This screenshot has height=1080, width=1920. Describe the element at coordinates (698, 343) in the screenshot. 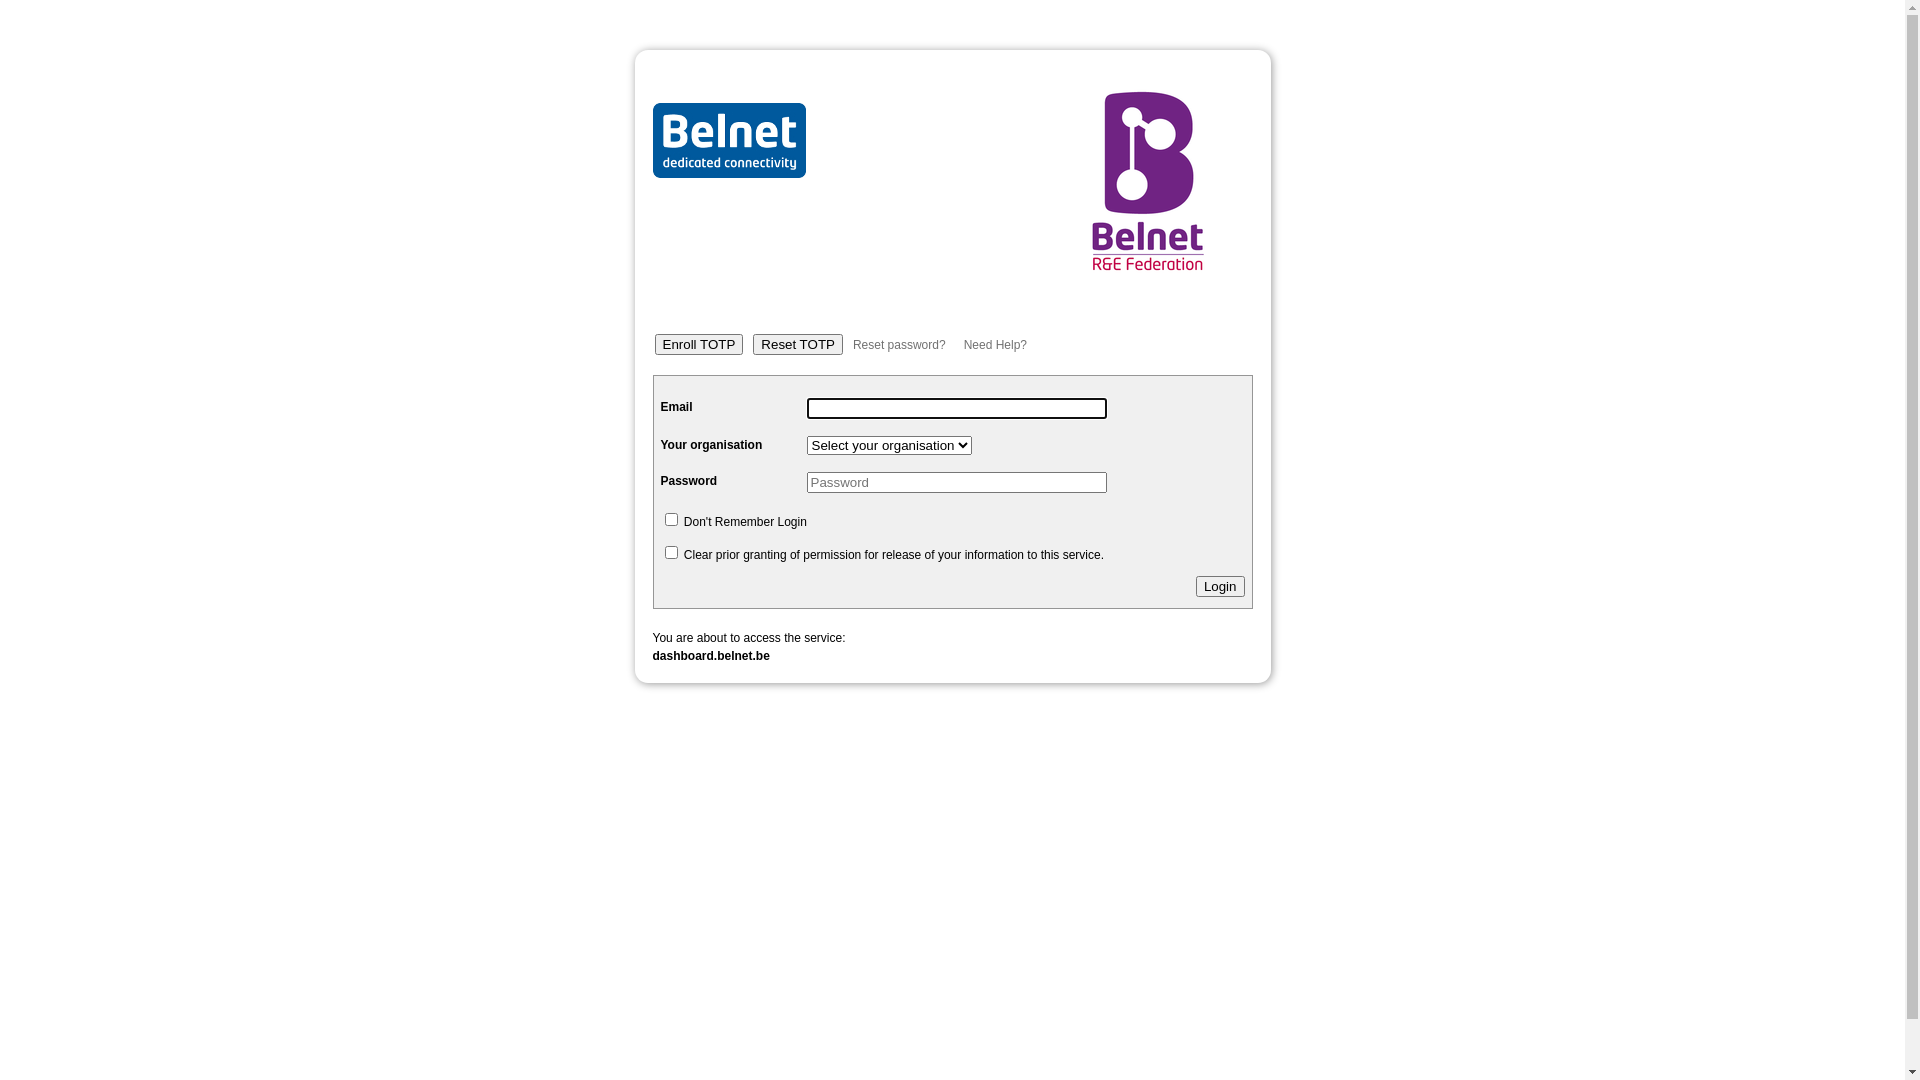

I see `'Enroll TOTP'` at that location.